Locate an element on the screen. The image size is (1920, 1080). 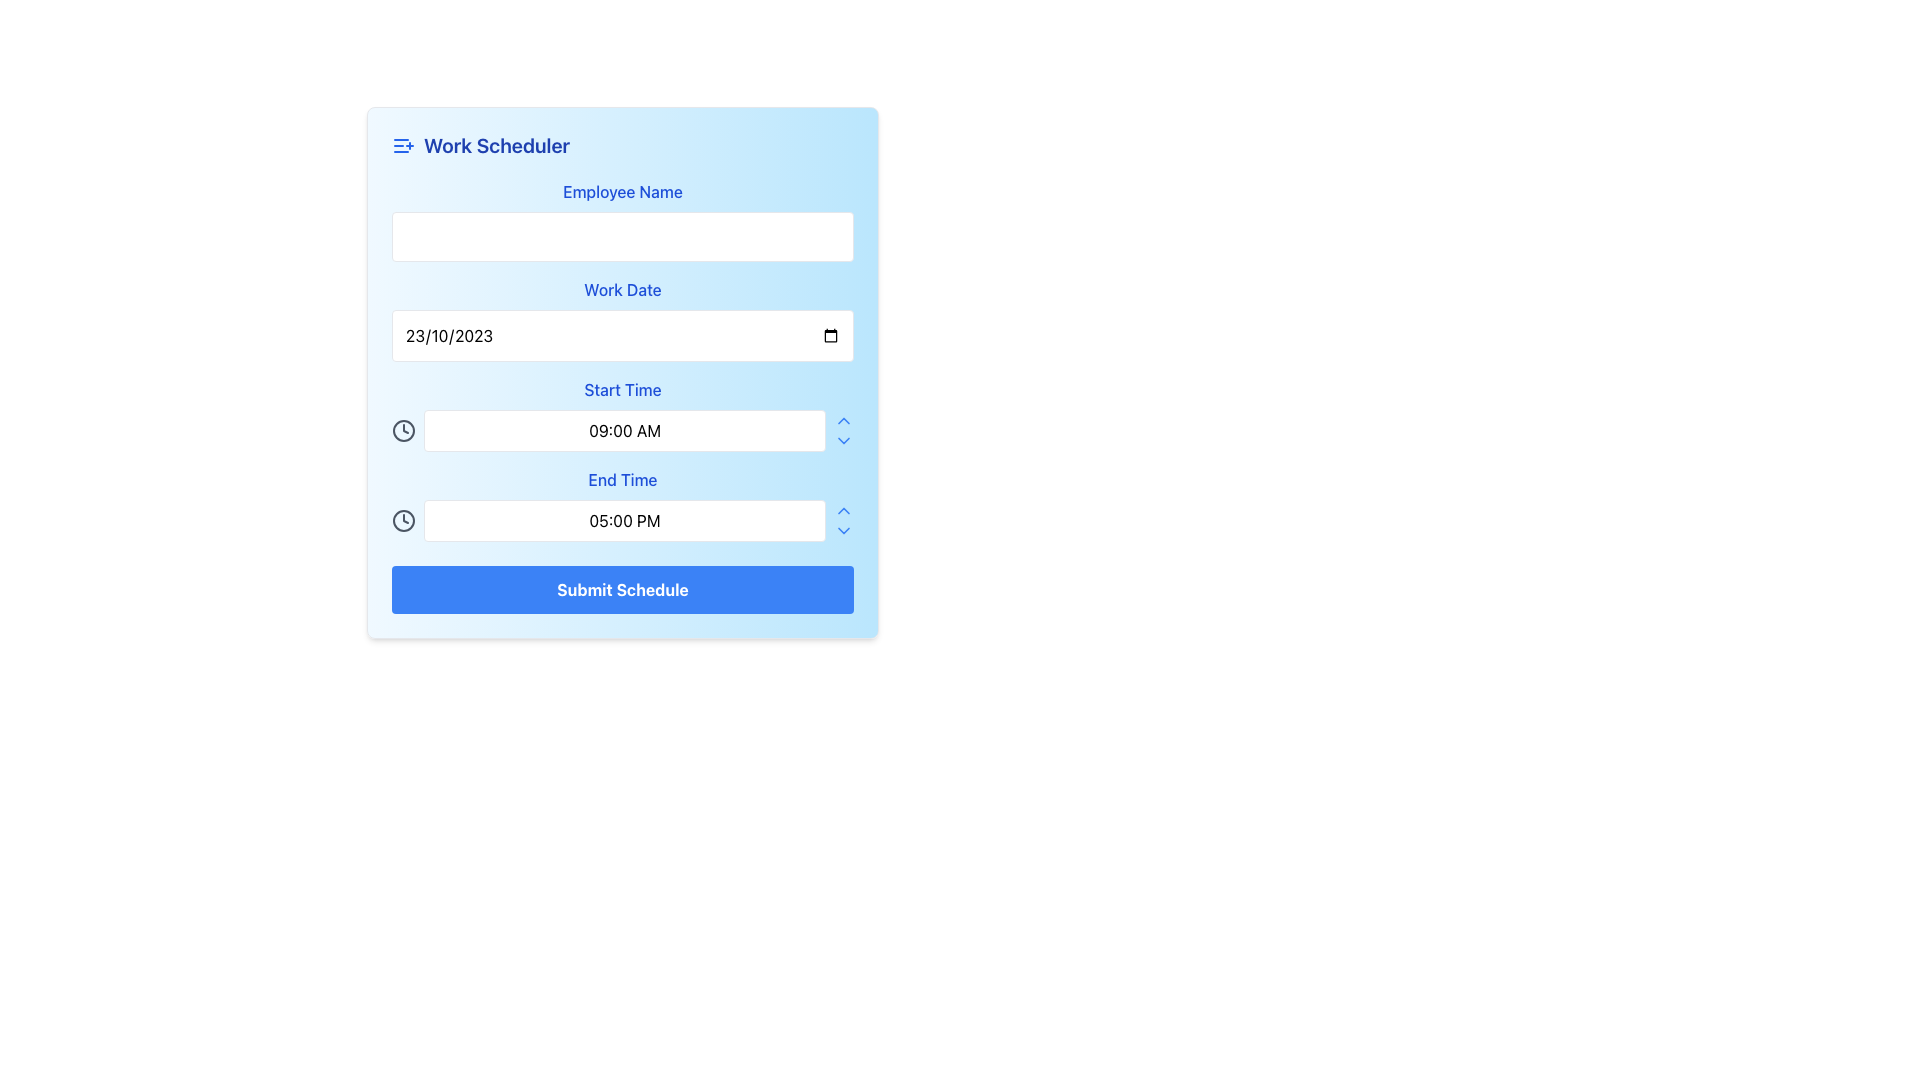
the submit button located at the bottom of the 'Work Scheduler' form, below the 'End Time' input field is located at coordinates (622, 589).